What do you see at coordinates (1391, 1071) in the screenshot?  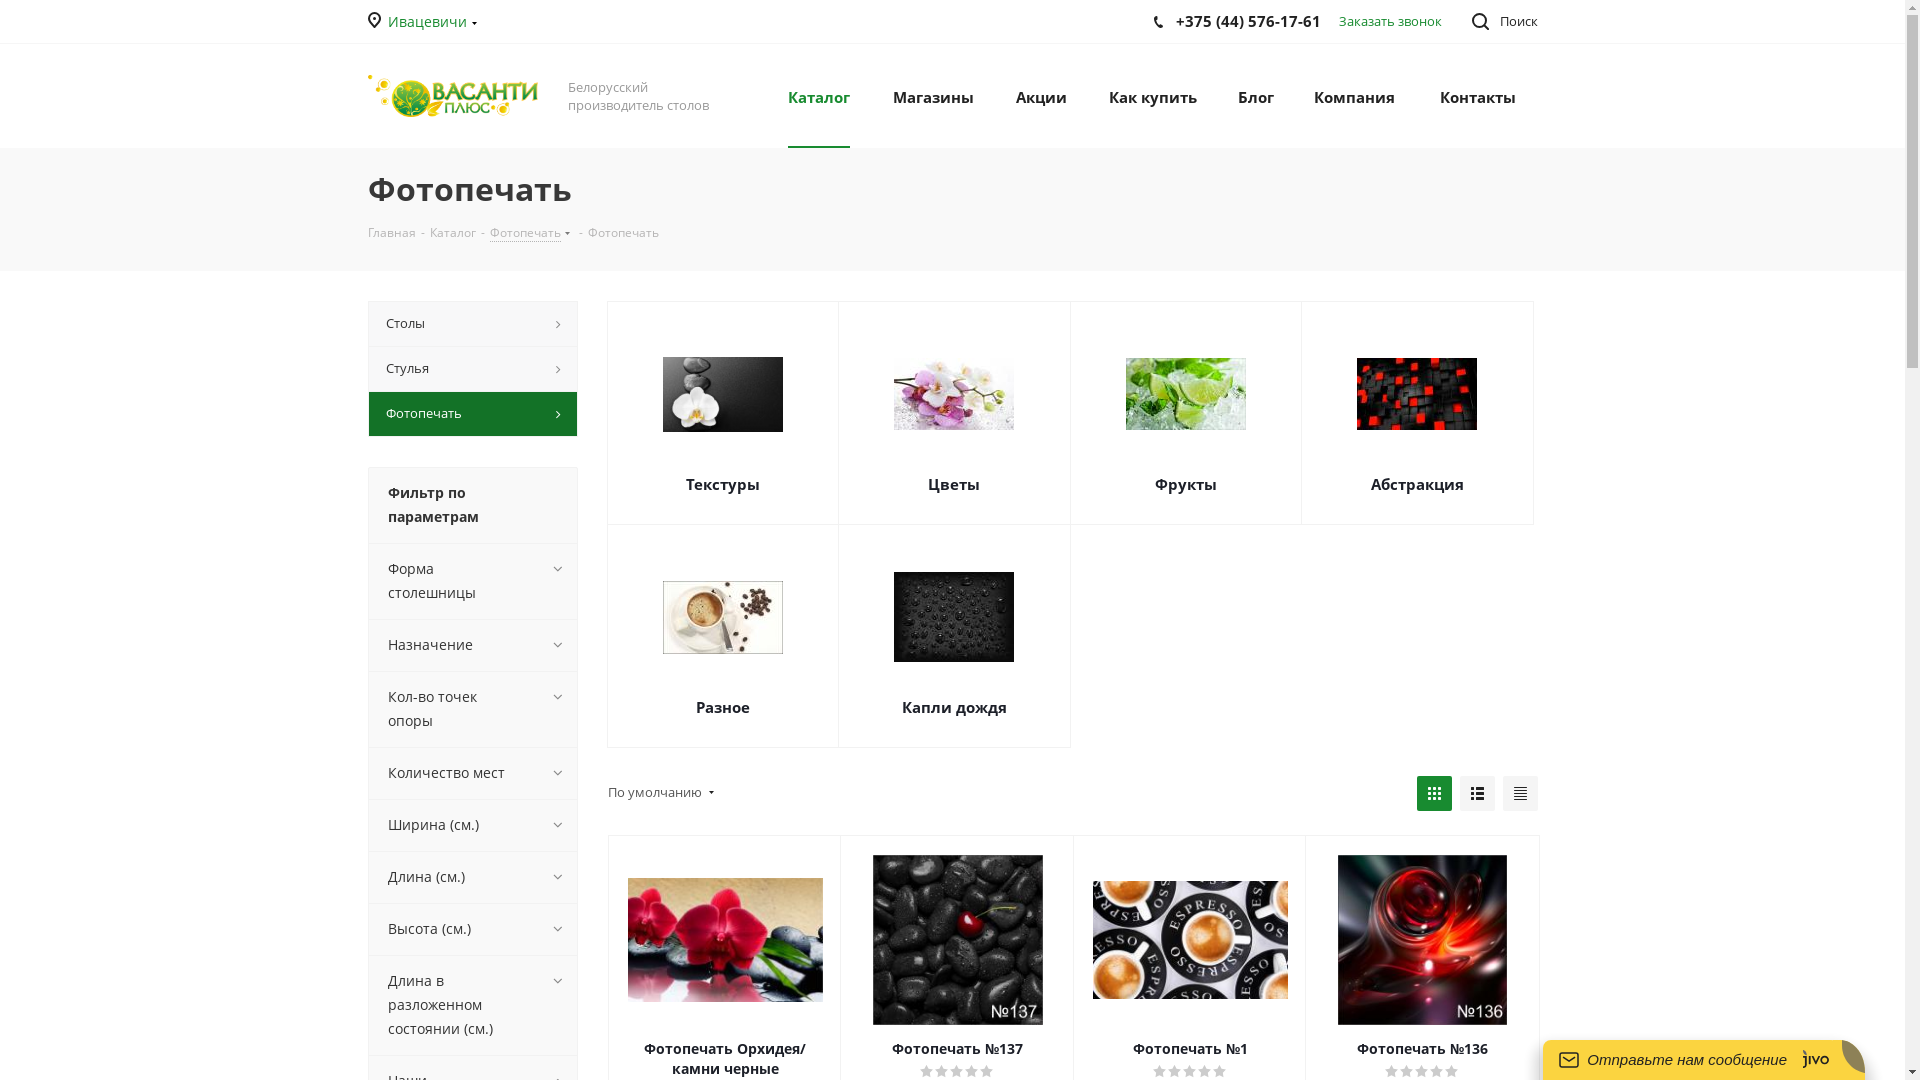 I see `'1'` at bounding box center [1391, 1071].